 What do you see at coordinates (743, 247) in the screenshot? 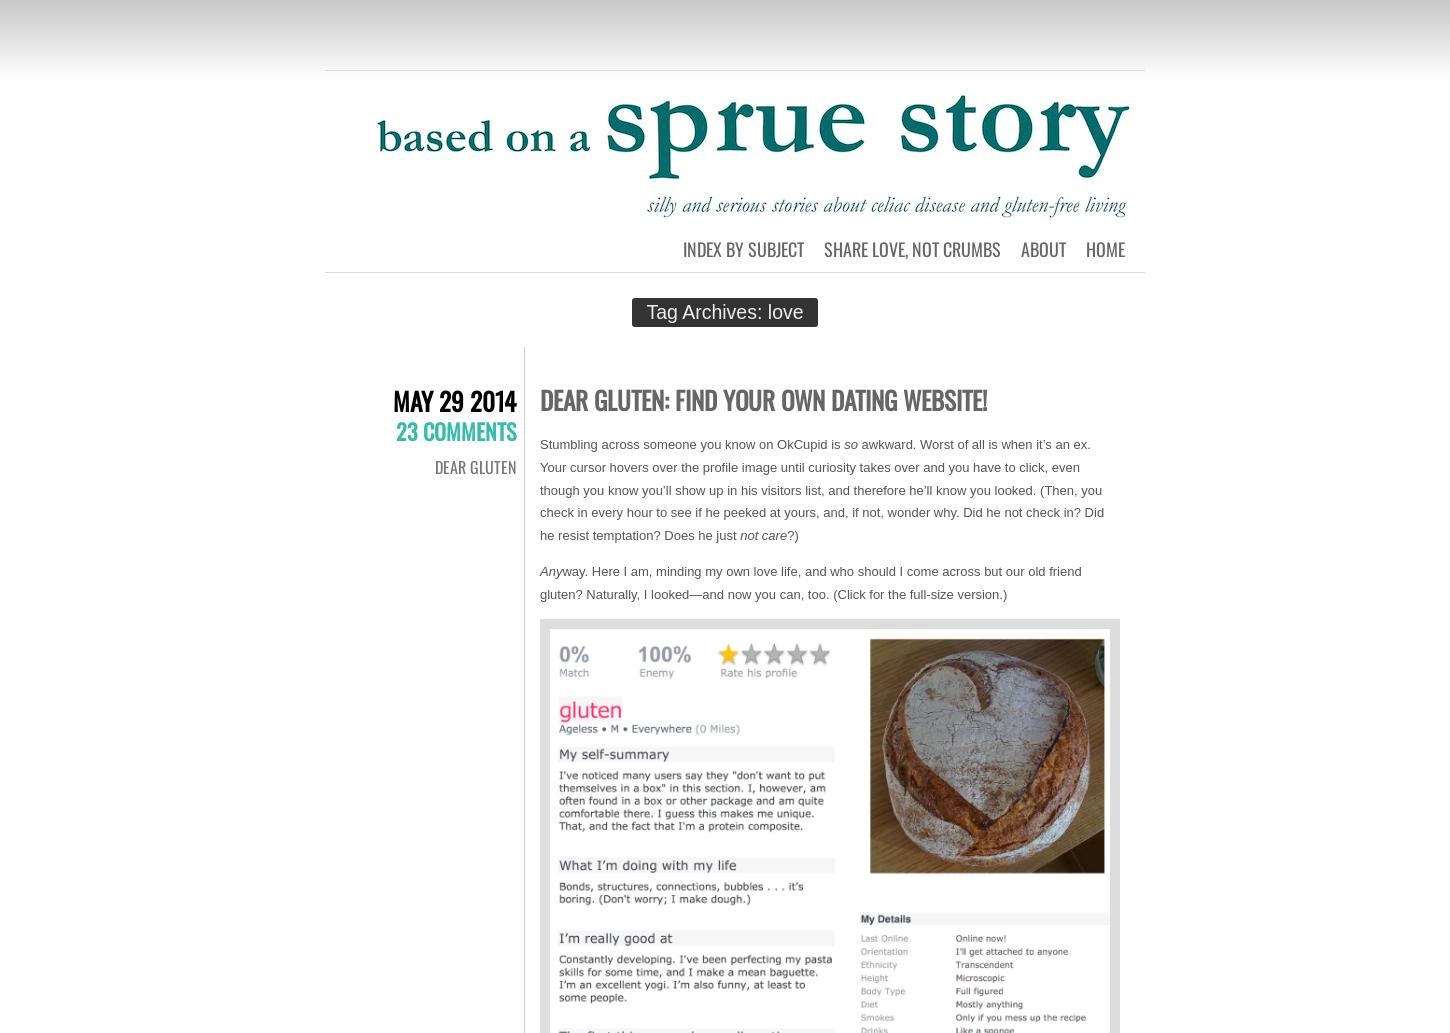
I see `'Index by subject'` at bounding box center [743, 247].